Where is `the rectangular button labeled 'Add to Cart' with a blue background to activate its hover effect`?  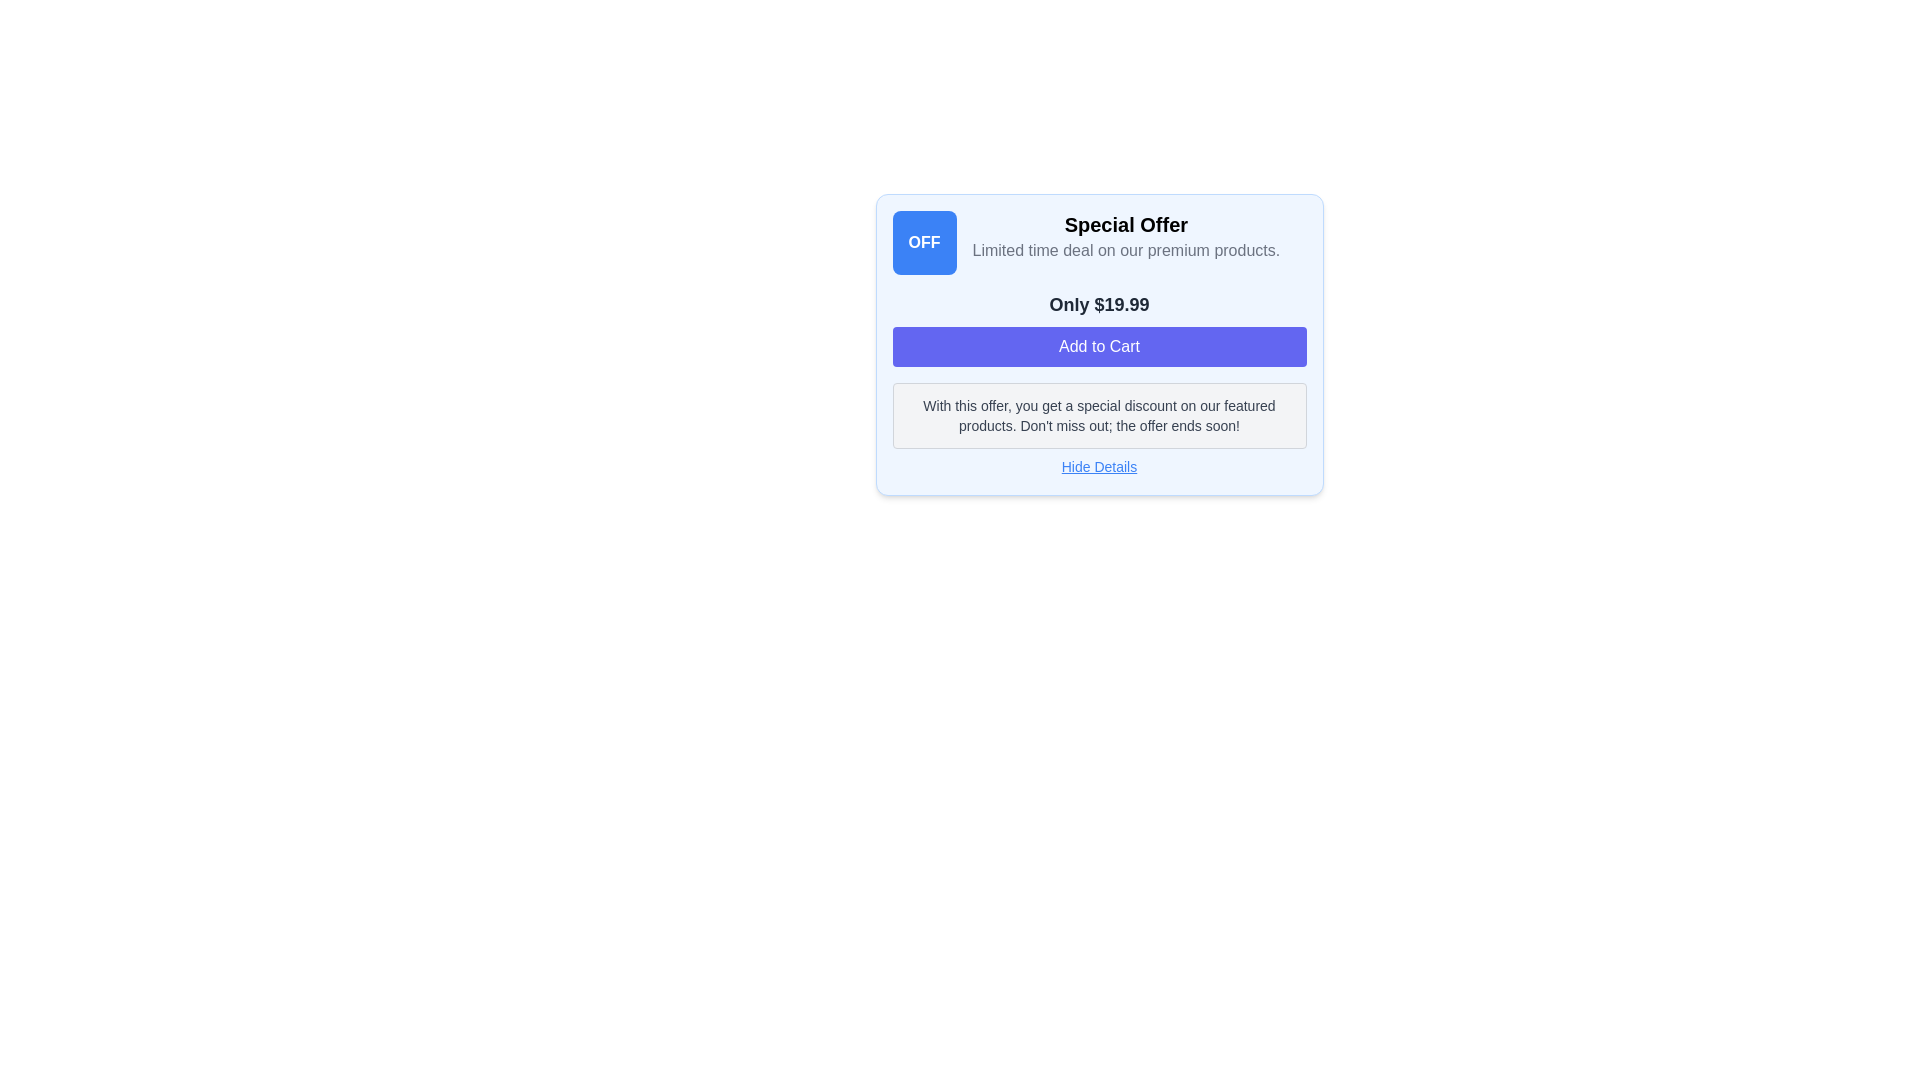 the rectangular button labeled 'Add to Cart' with a blue background to activate its hover effect is located at coordinates (1098, 346).